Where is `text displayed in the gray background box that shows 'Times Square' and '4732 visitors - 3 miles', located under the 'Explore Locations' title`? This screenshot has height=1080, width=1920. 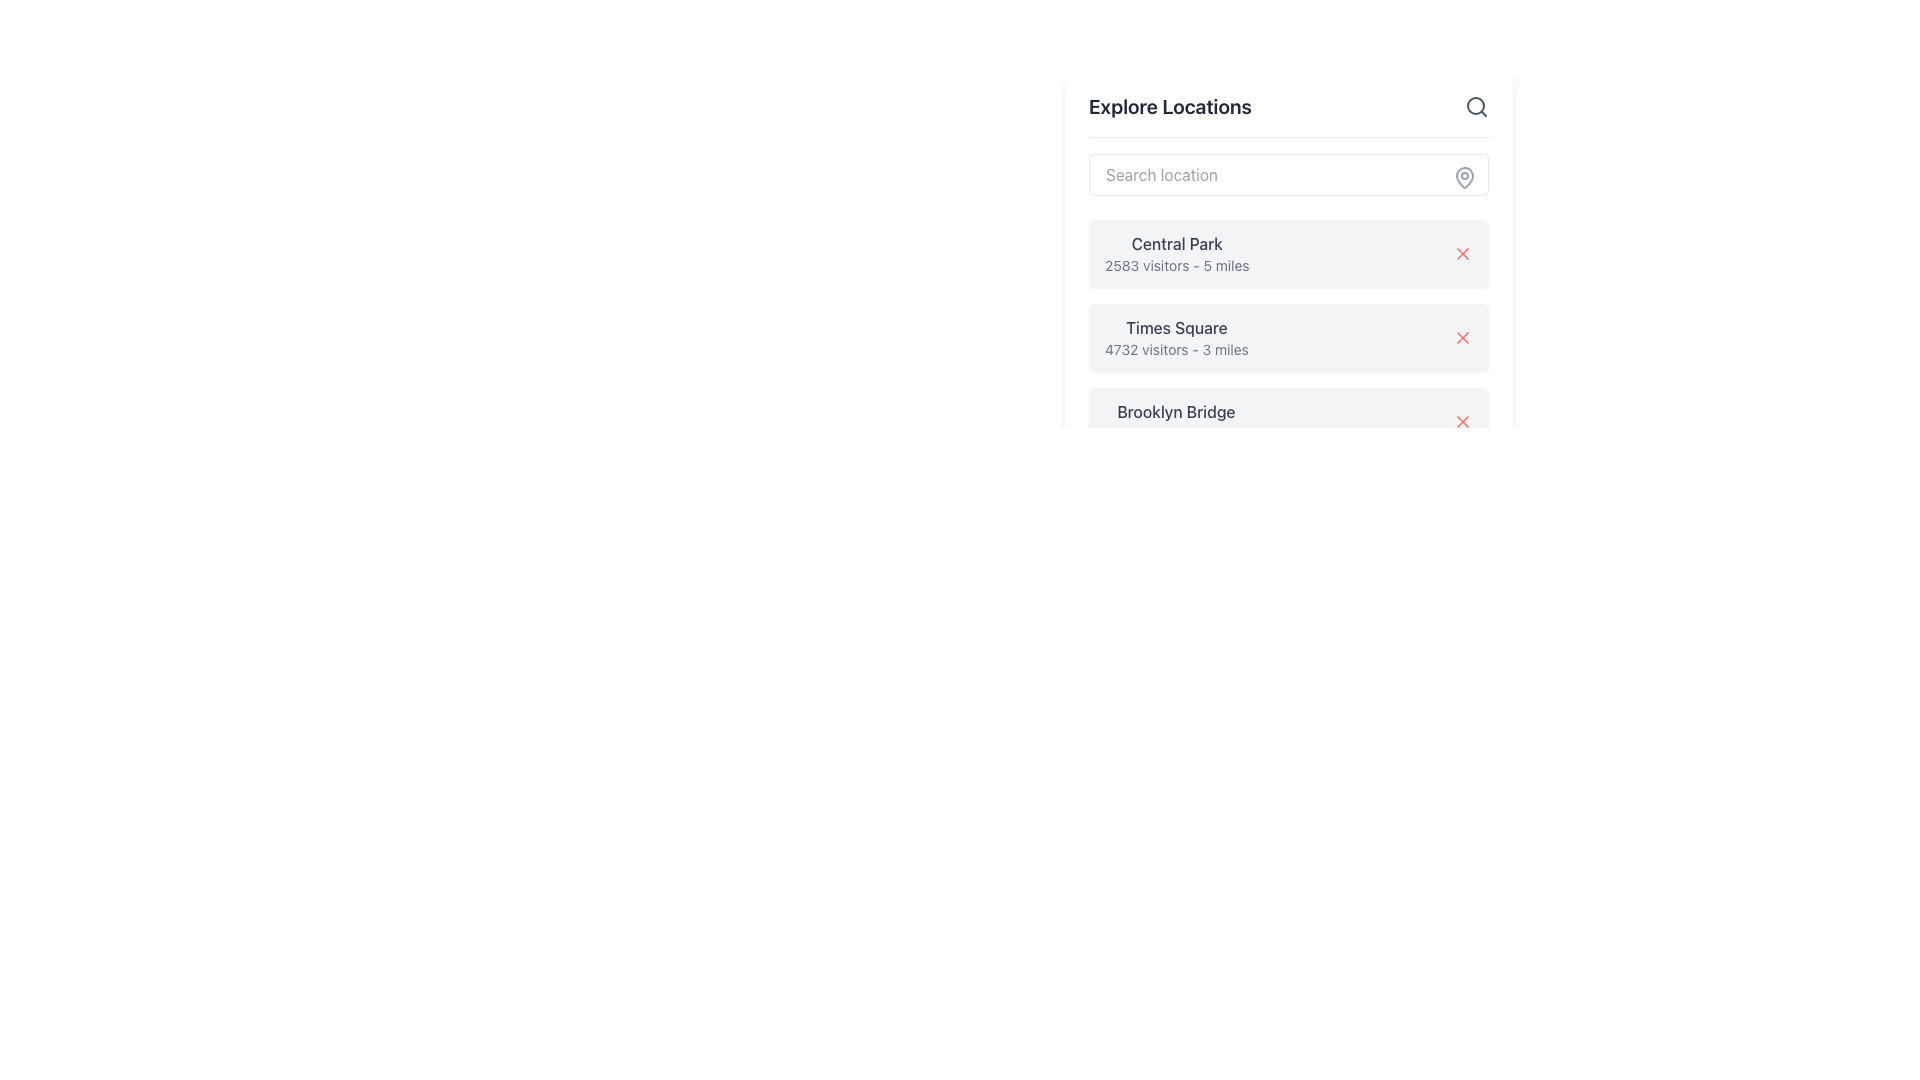
text displayed in the gray background box that shows 'Times Square' and '4732 visitors - 3 miles', located under the 'Explore Locations' title is located at coordinates (1176, 337).